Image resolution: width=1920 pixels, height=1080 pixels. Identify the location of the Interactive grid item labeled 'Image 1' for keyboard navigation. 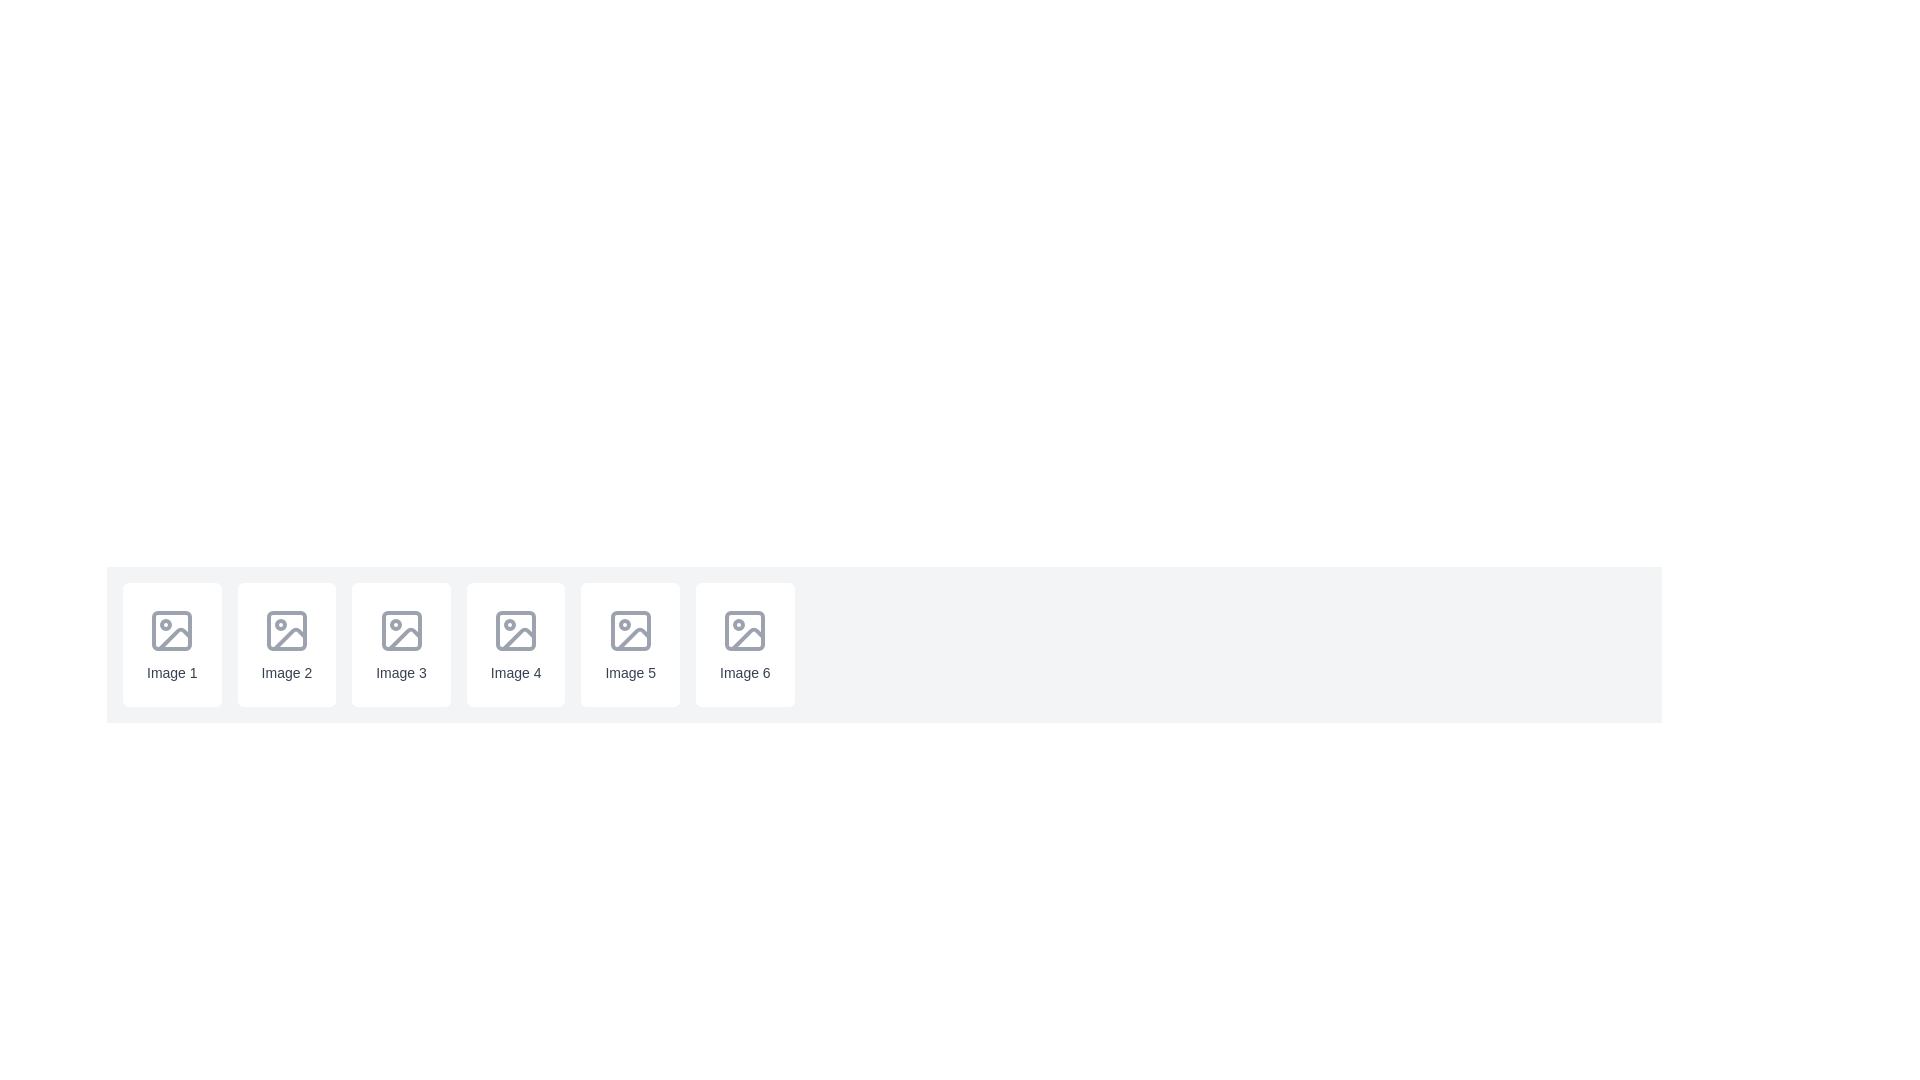
(172, 644).